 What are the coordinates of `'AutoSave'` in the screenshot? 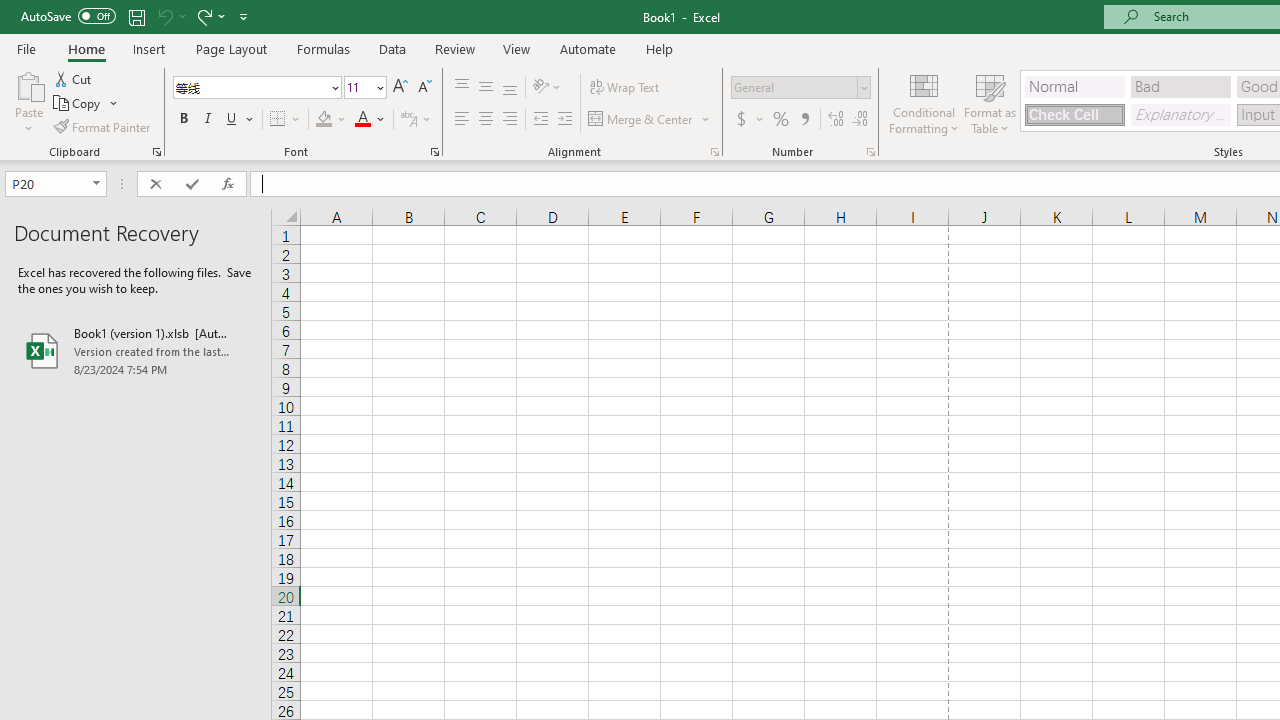 It's located at (68, 16).